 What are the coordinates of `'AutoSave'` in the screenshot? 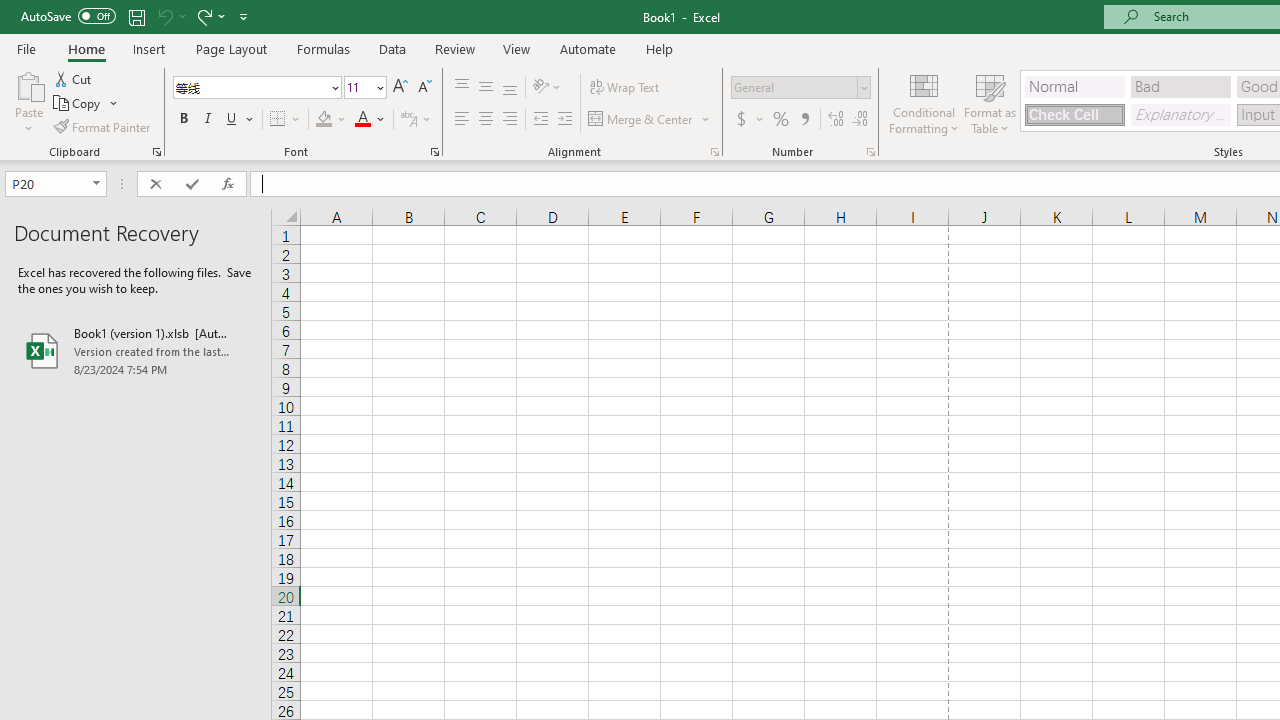 It's located at (68, 16).